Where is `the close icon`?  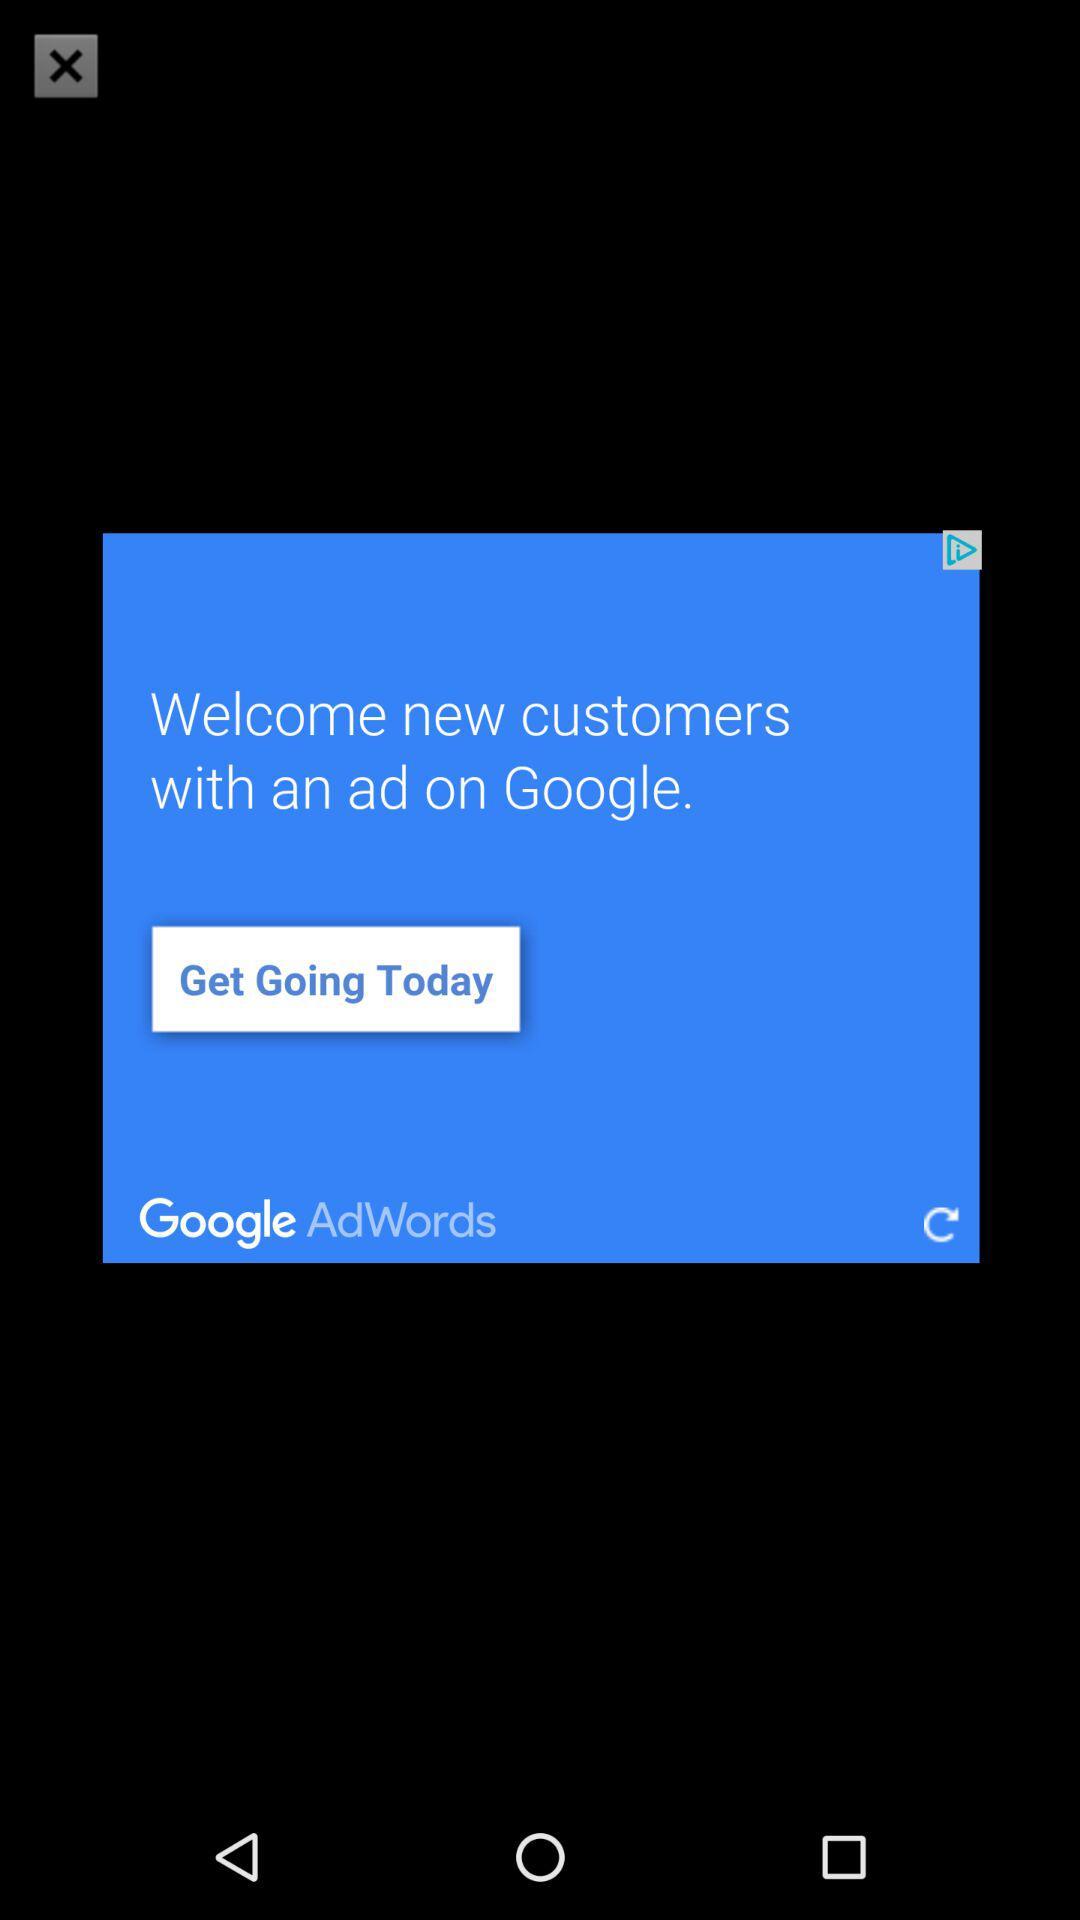
the close icon is located at coordinates (64, 70).